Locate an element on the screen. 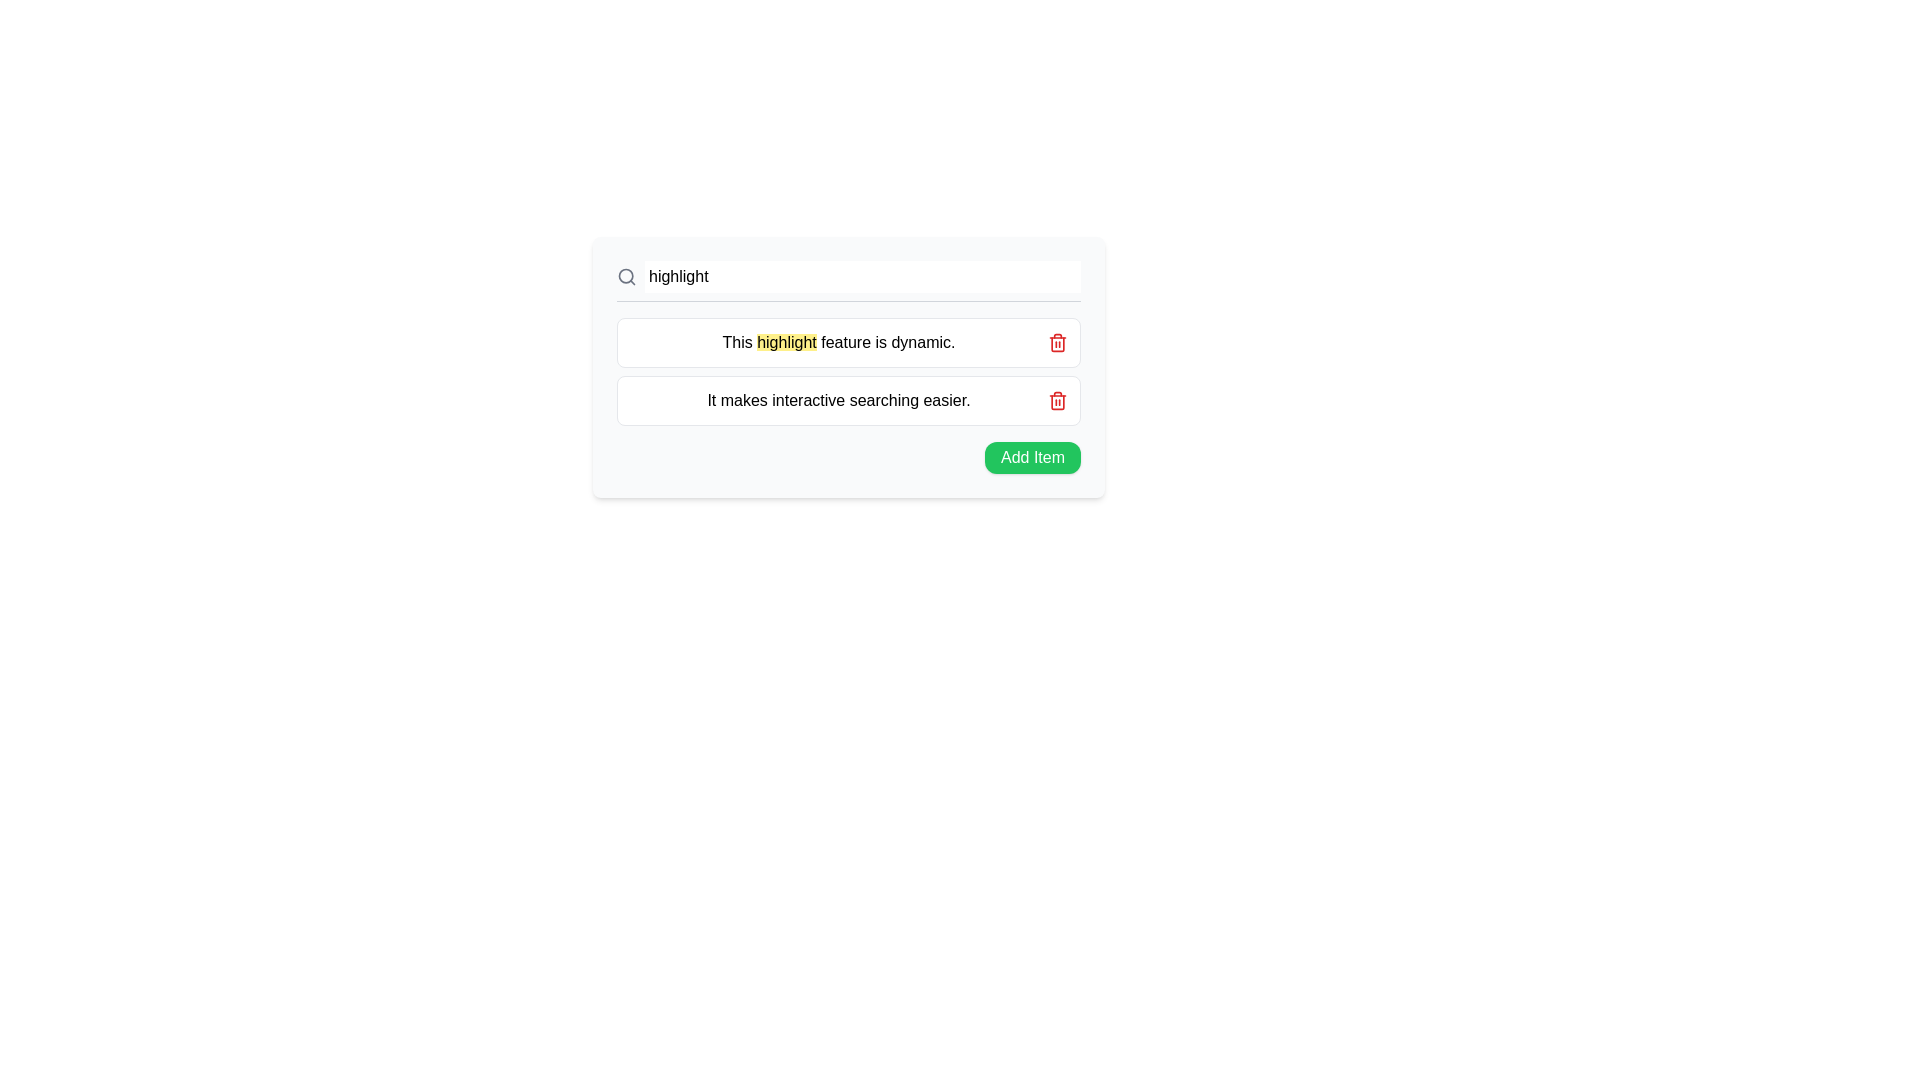  the search icon button, which resembles a magnifying glass and is positioned to the left of a text input field, for visual feedback is located at coordinates (626, 277).